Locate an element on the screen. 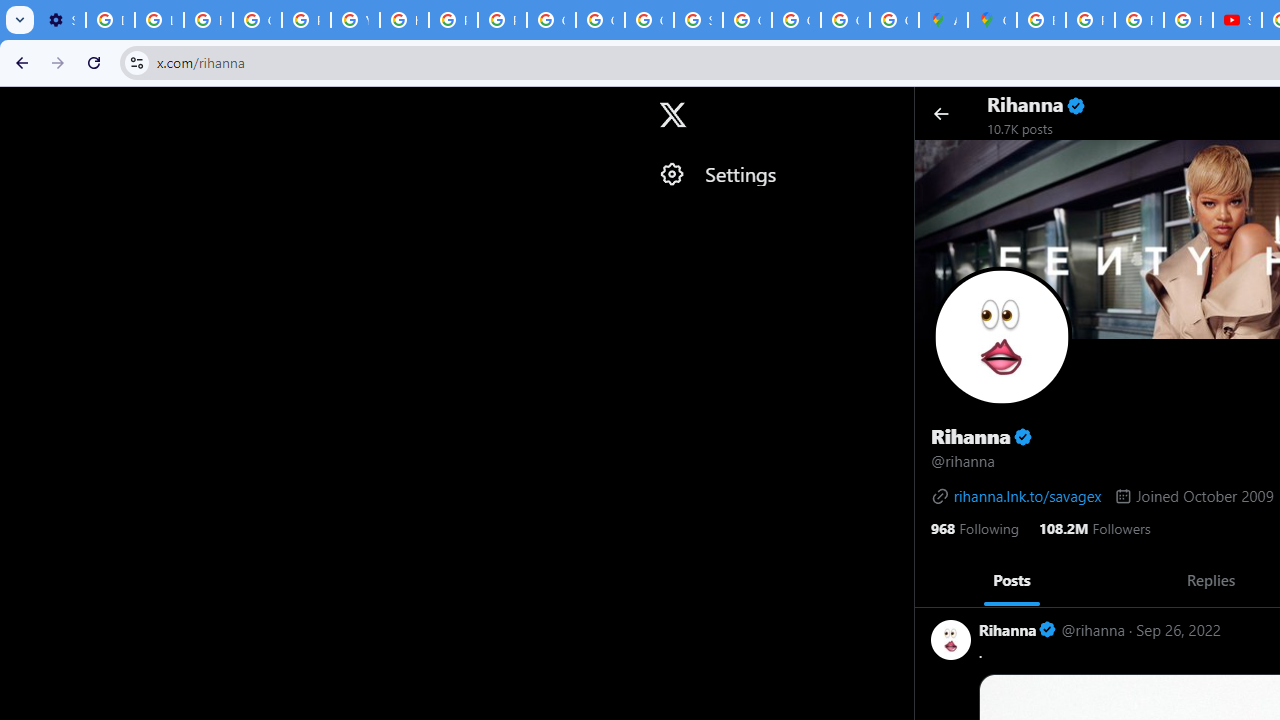 The width and height of the screenshot is (1280, 720). 'Skip to trending' is located at coordinates (17, 105).